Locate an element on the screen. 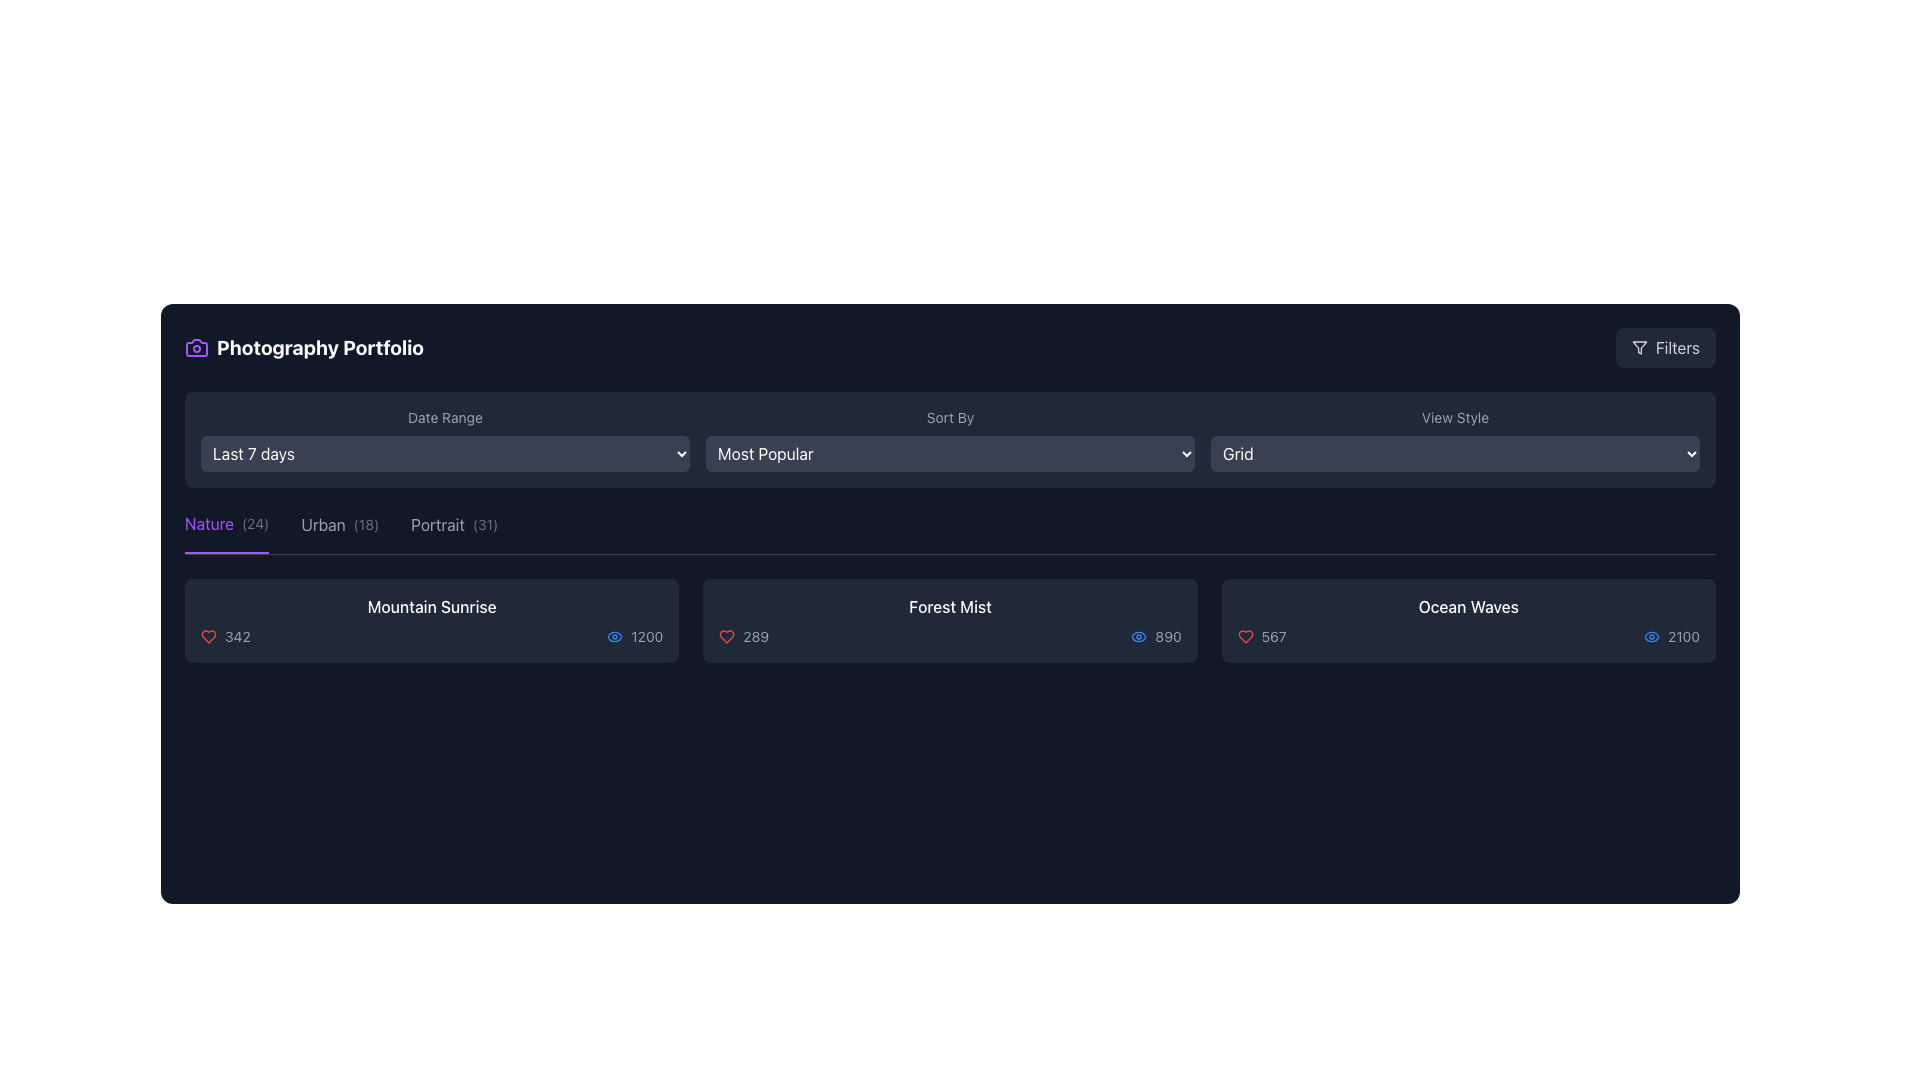 This screenshot has height=1080, width=1920. an option from the 'Sort By' dropdown menu, which is labeled with gray text and contains options like 'Most Popular' is located at coordinates (949, 438).